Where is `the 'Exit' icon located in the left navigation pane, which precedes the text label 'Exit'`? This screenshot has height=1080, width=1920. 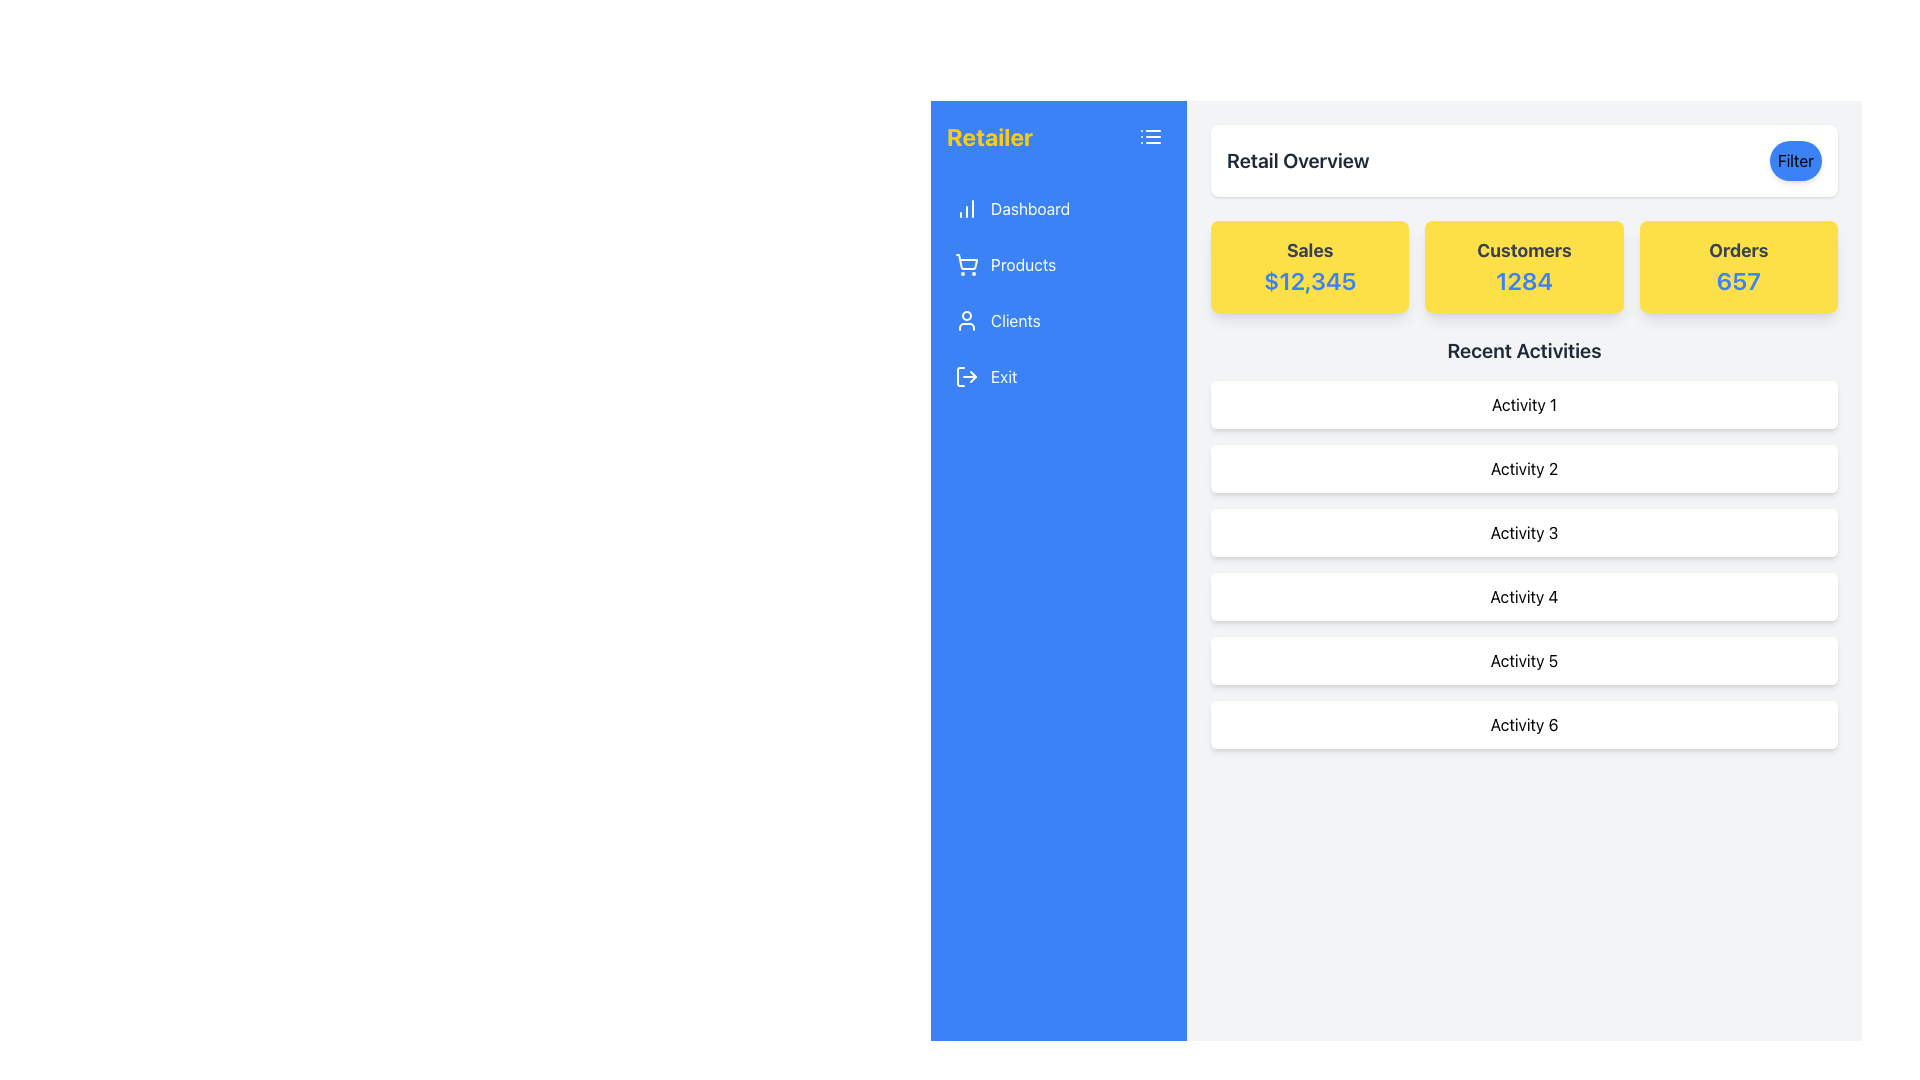 the 'Exit' icon located in the left navigation pane, which precedes the text label 'Exit' is located at coordinates (966, 377).